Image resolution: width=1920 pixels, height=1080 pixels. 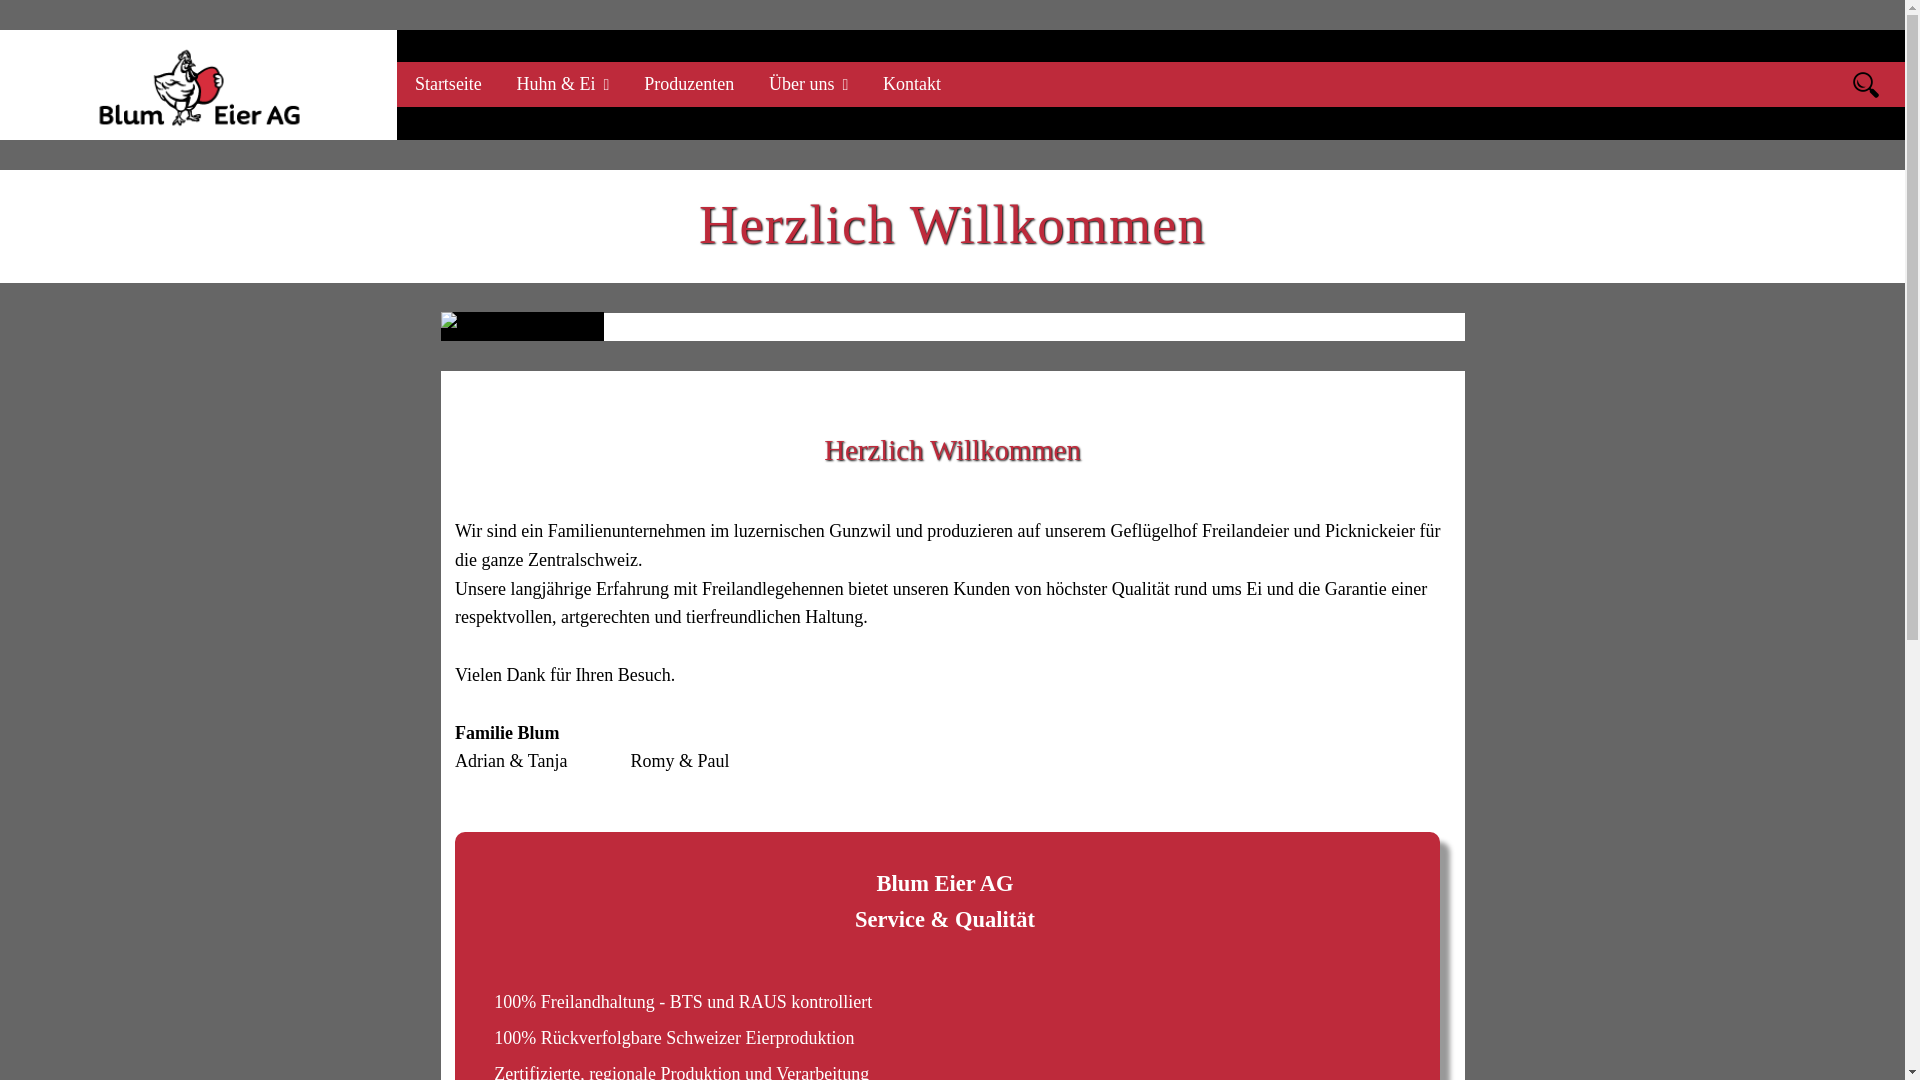 I want to click on 'Suchen', so click(x=1865, y=83).